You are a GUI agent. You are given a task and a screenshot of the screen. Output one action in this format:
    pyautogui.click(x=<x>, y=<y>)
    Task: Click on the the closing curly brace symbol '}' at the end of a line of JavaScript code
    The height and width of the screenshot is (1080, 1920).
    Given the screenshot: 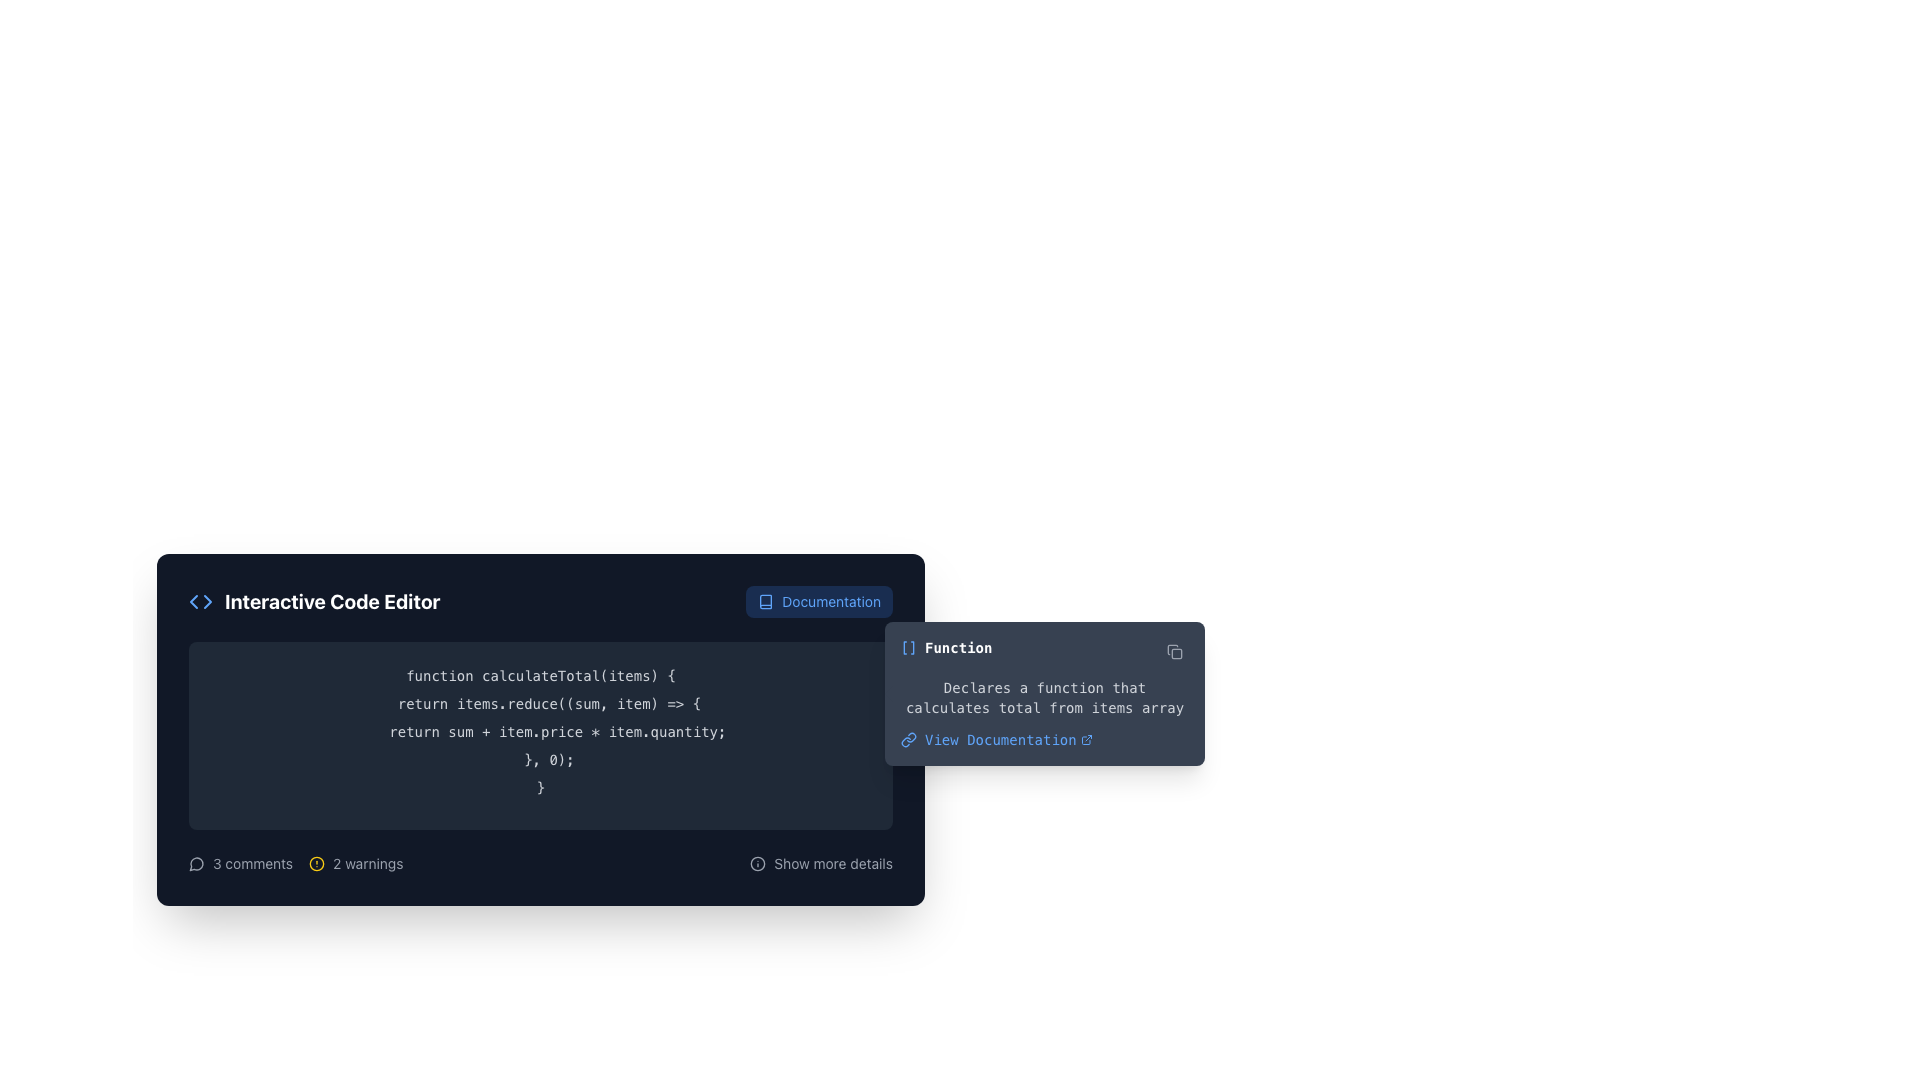 What is the action you would take?
    pyautogui.click(x=541, y=786)
    